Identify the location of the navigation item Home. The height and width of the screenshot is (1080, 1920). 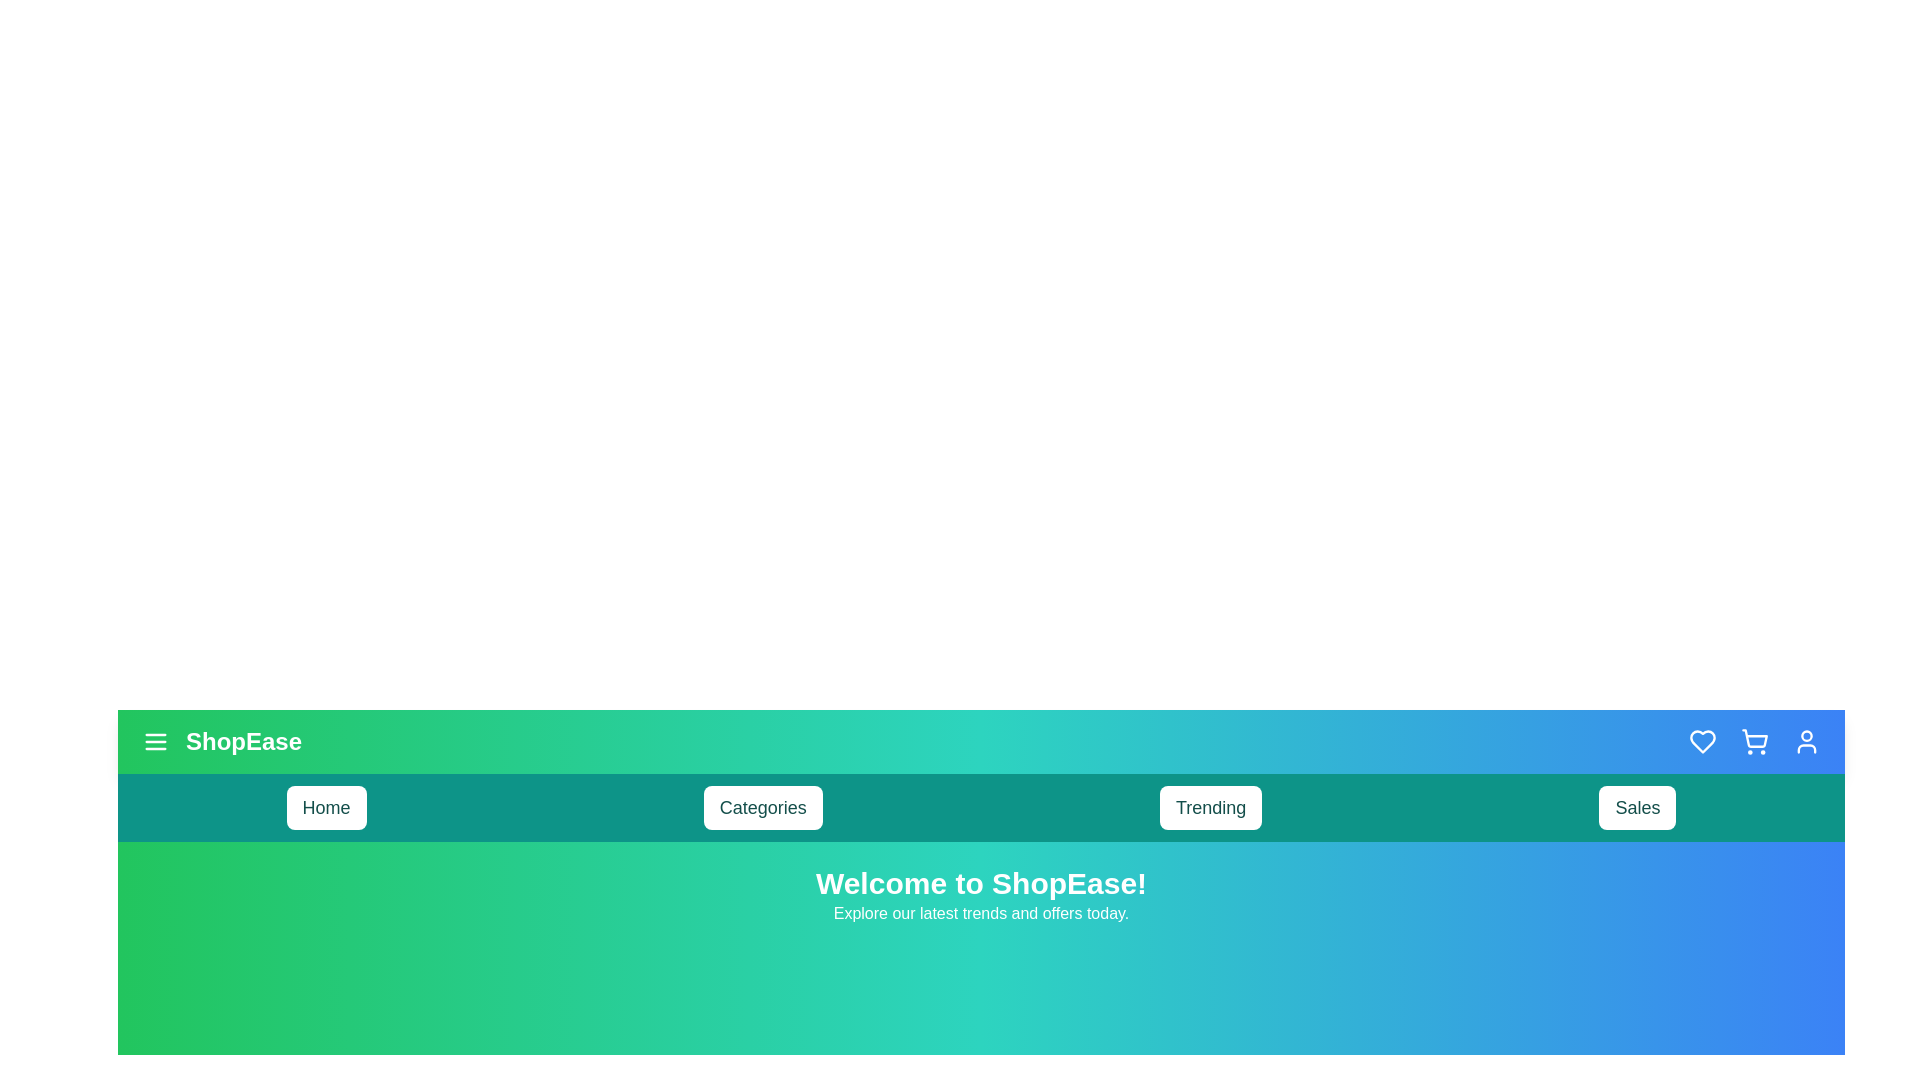
(326, 806).